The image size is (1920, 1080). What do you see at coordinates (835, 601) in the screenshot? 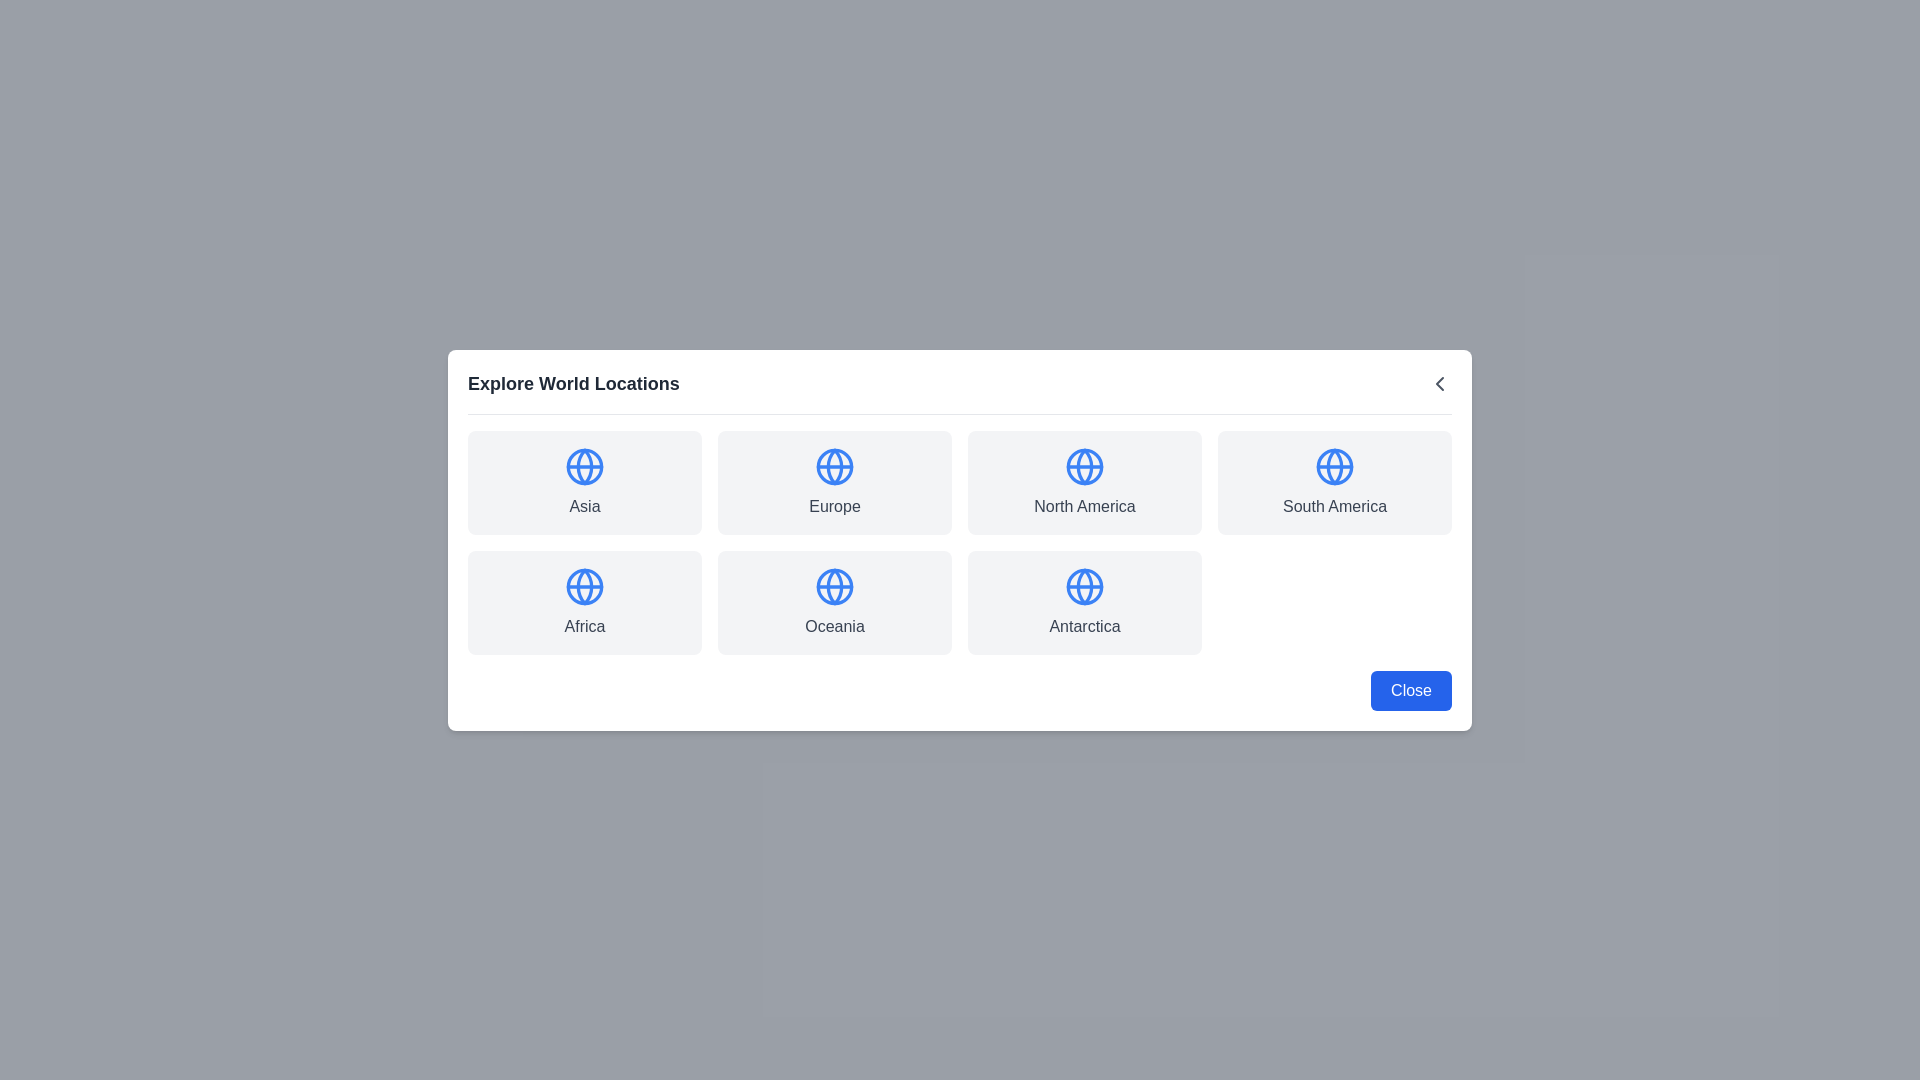
I see `the location Oceania` at bounding box center [835, 601].